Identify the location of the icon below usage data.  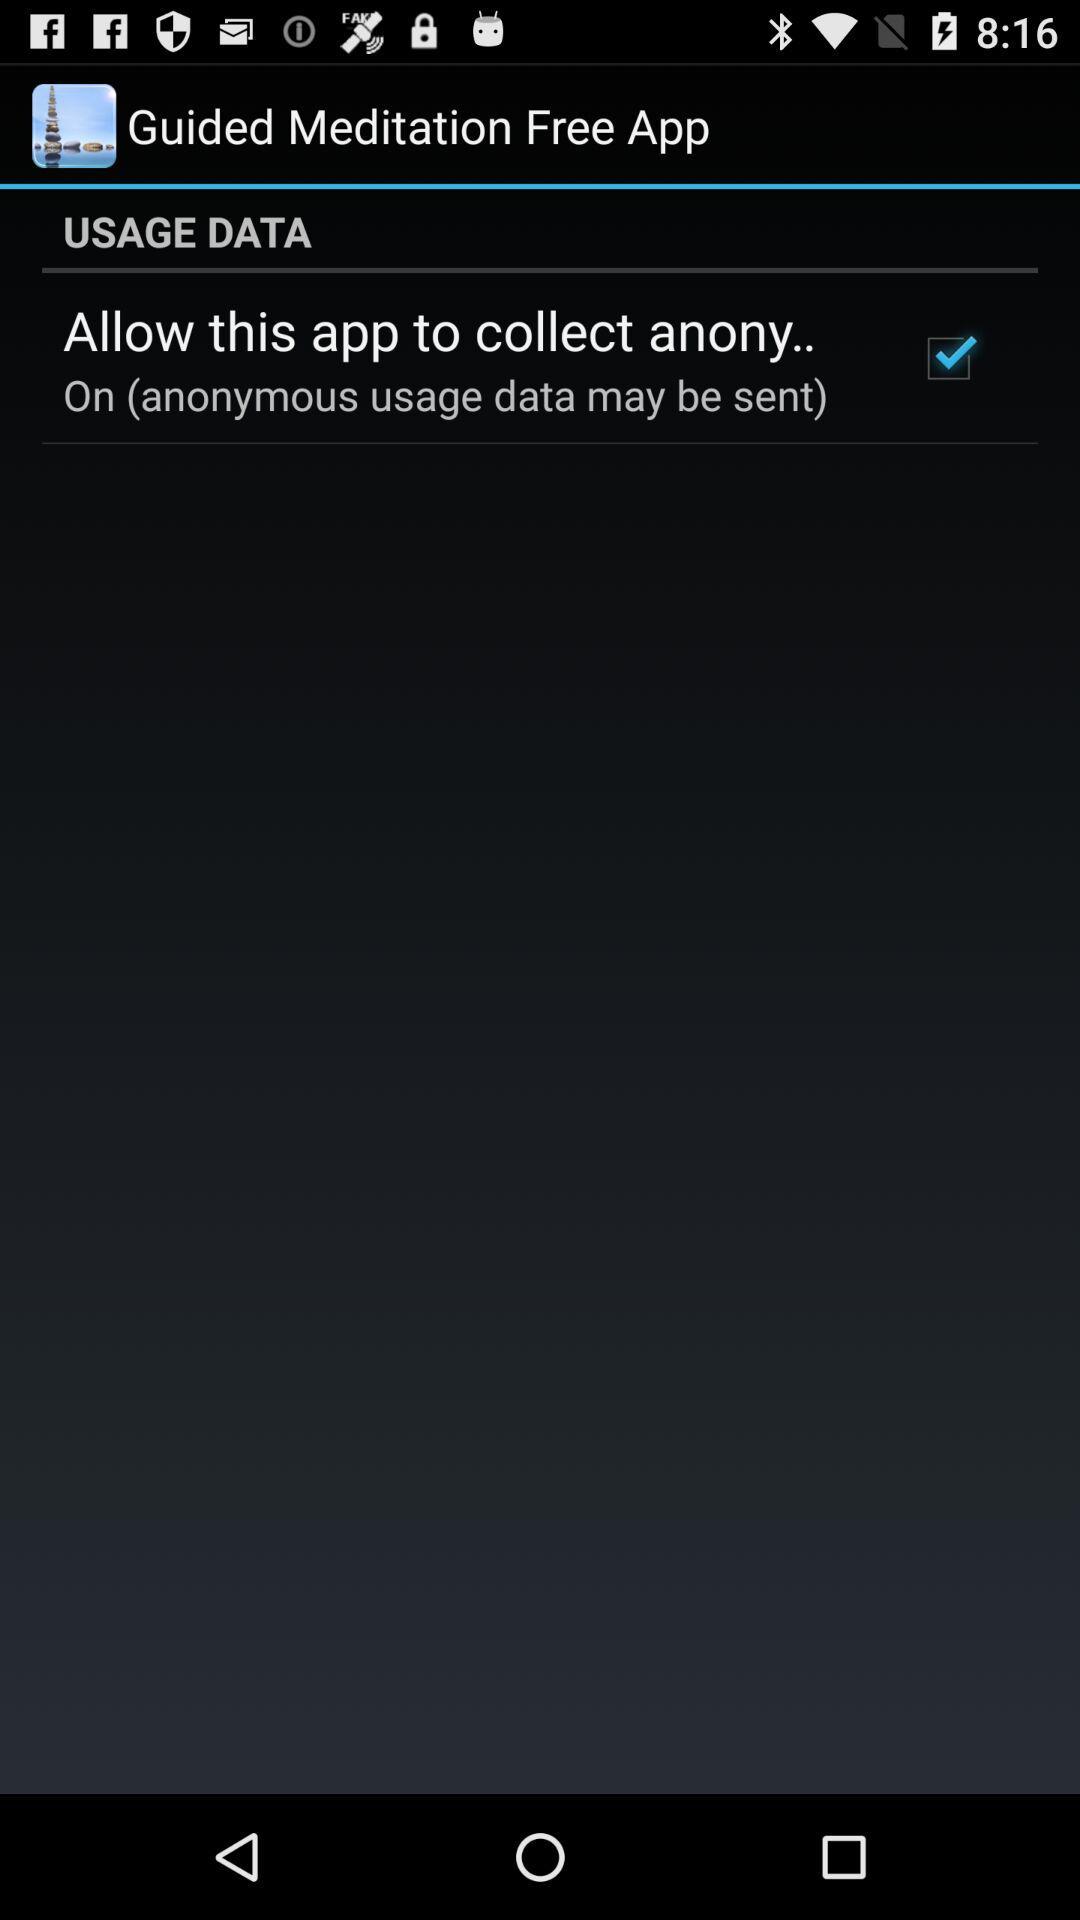
(947, 358).